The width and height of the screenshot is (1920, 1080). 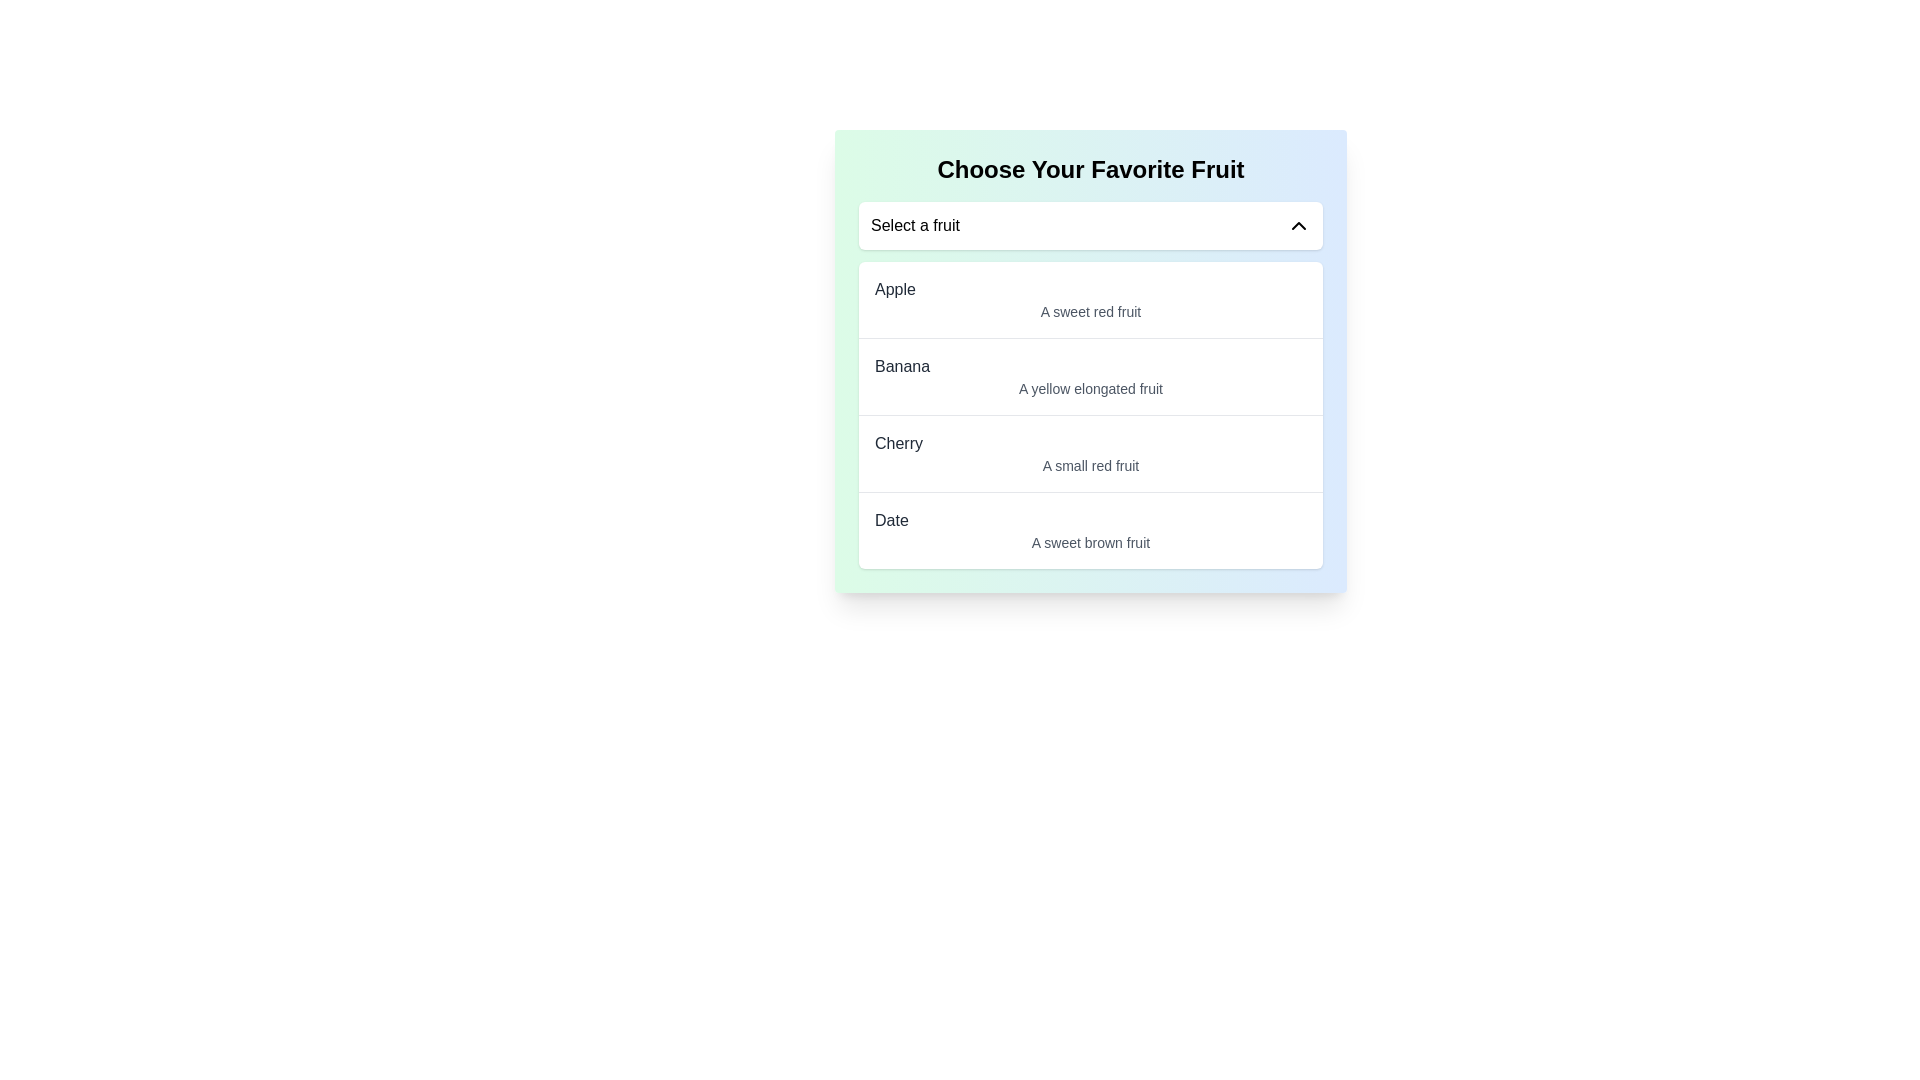 I want to click on the chevron icon on the right side of the 'Select a fruit' dropdown menu, so click(x=1299, y=225).